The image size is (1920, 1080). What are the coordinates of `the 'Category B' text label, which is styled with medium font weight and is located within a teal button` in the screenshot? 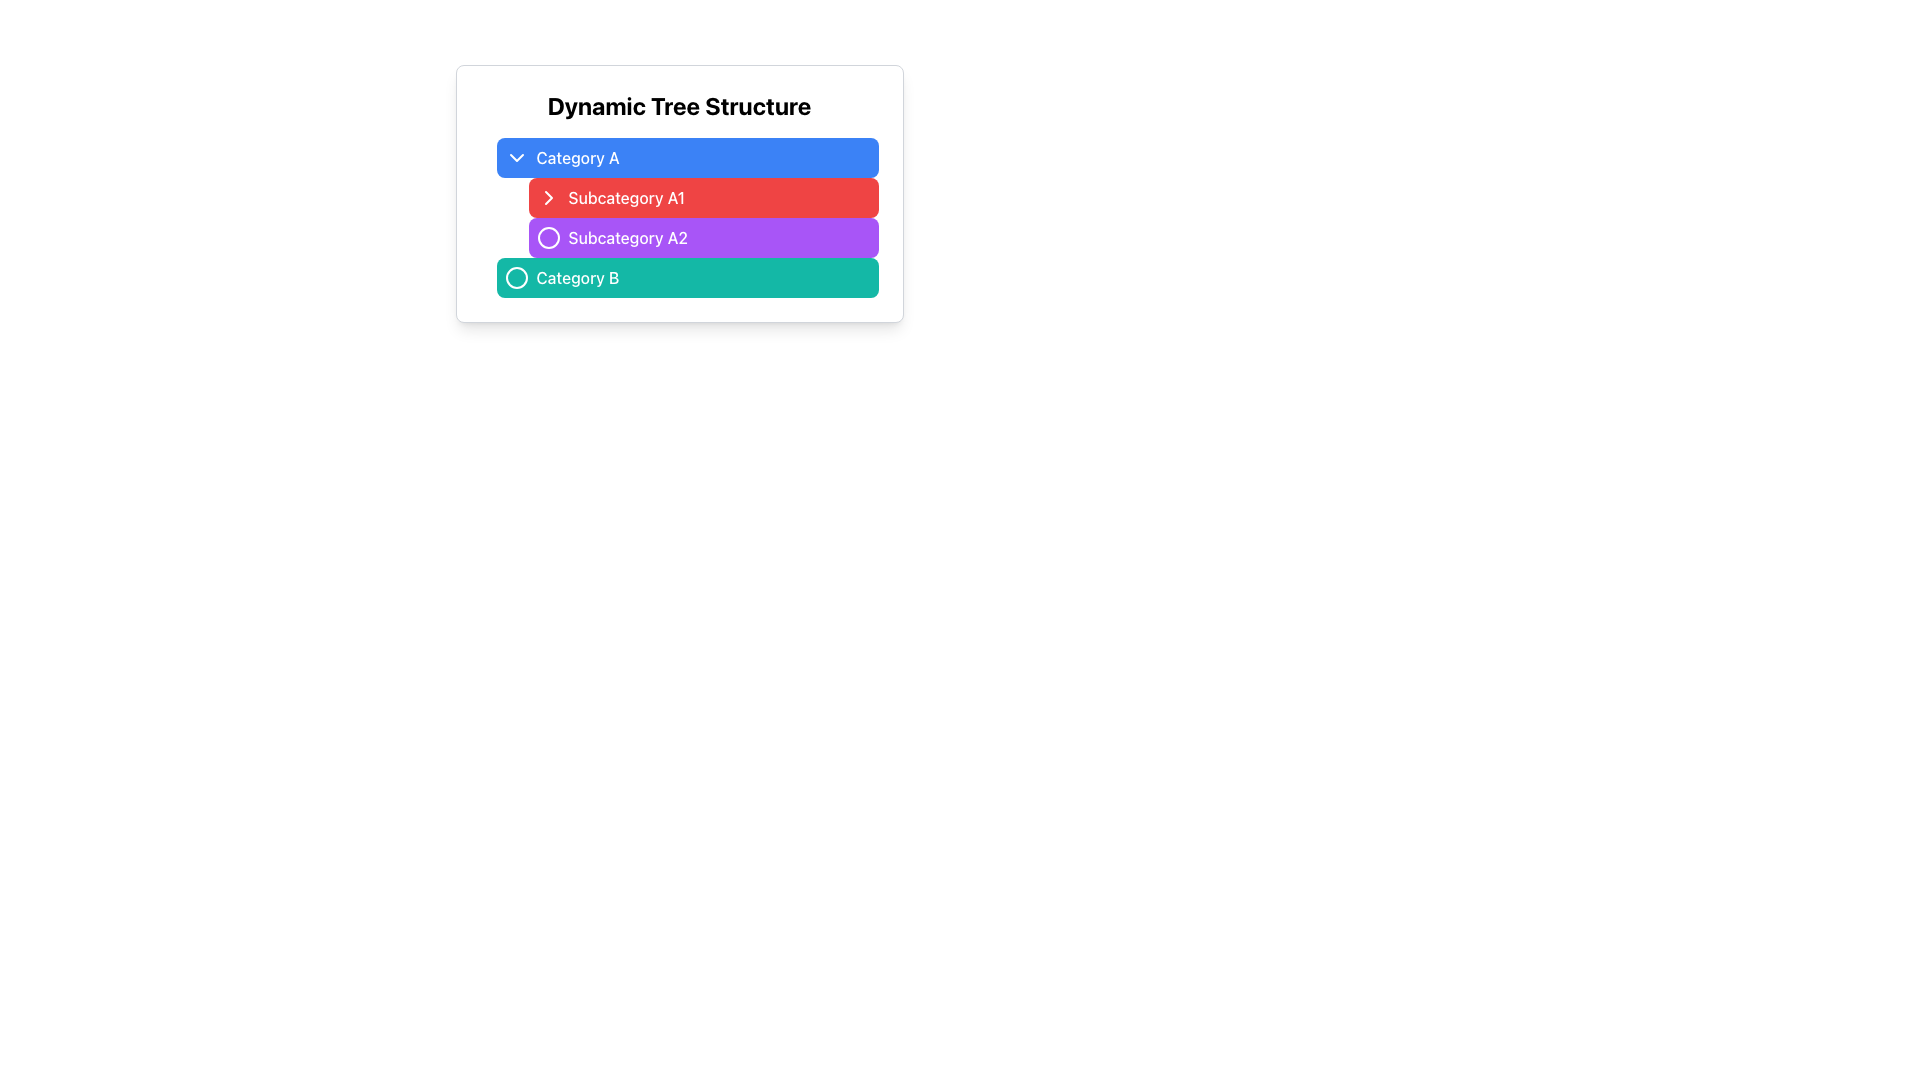 It's located at (576, 277).